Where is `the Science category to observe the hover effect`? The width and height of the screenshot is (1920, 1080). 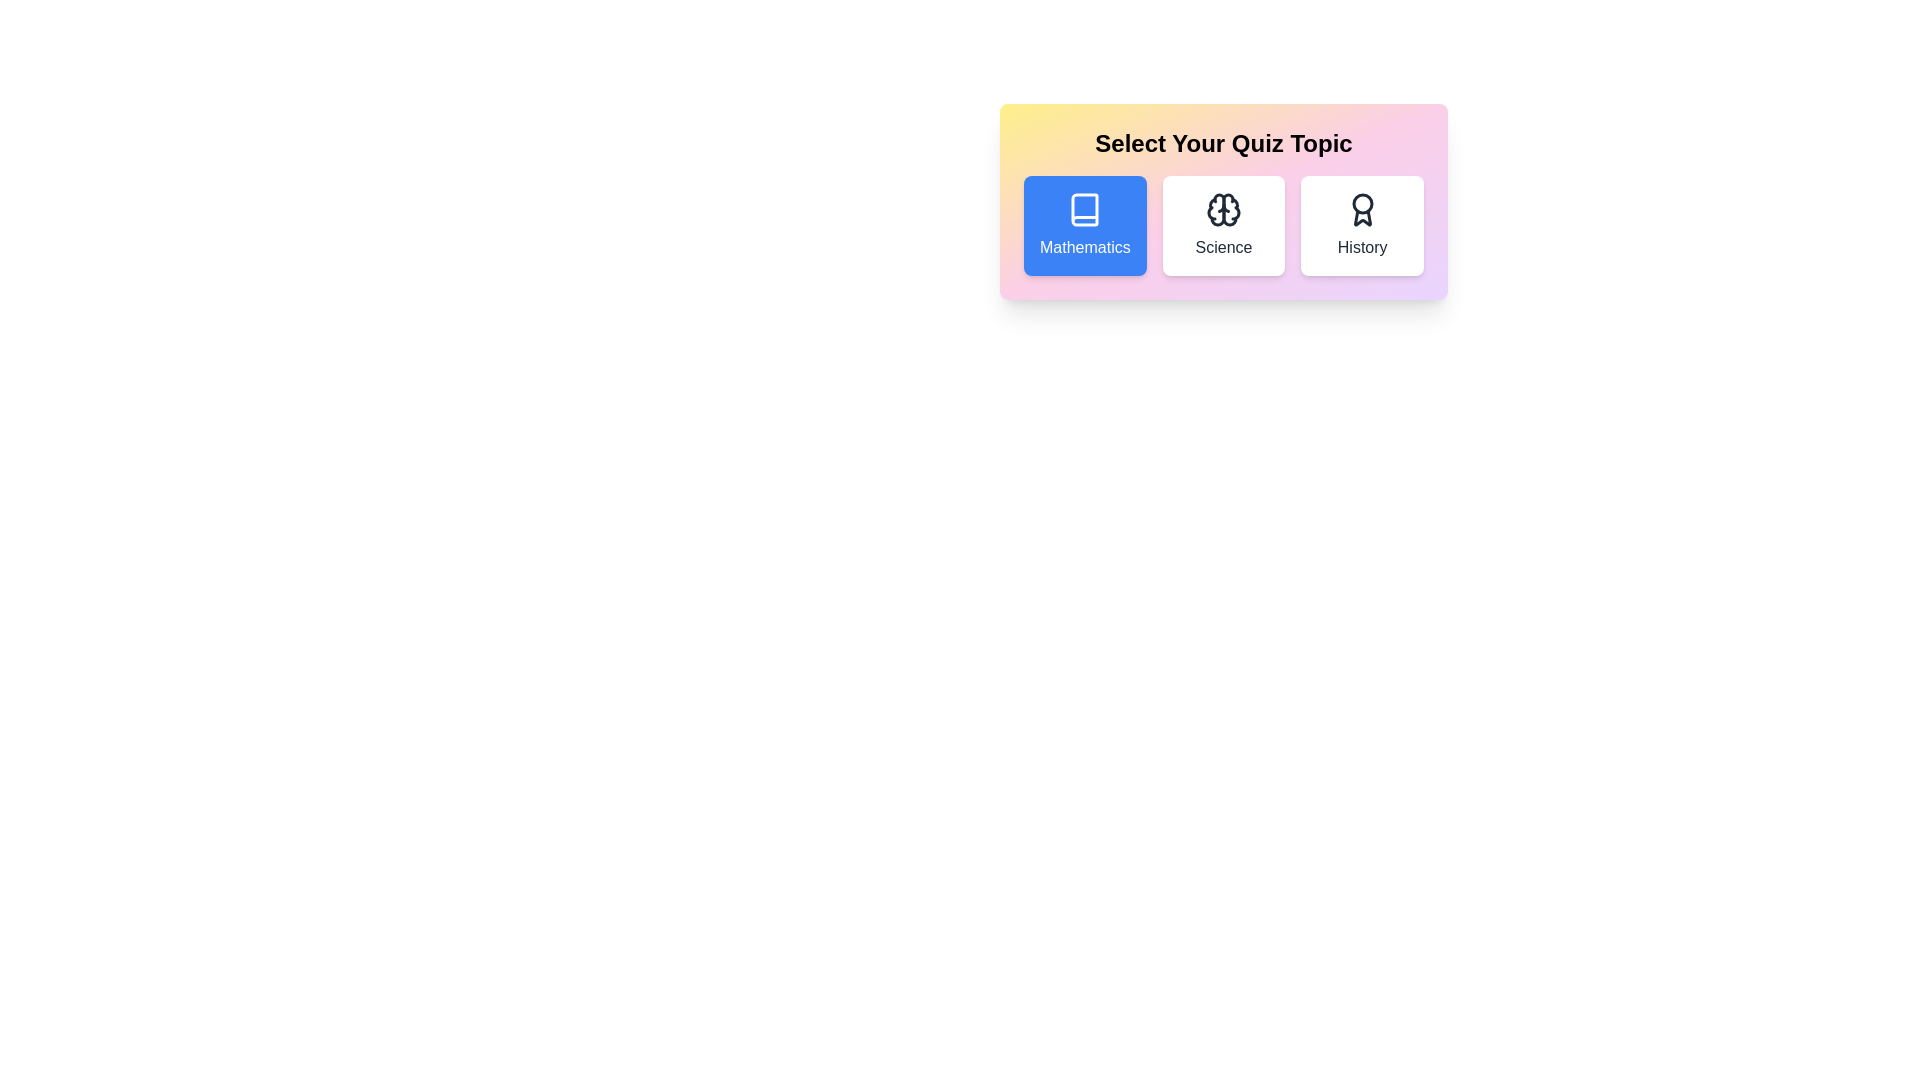 the Science category to observe the hover effect is located at coordinates (1223, 225).